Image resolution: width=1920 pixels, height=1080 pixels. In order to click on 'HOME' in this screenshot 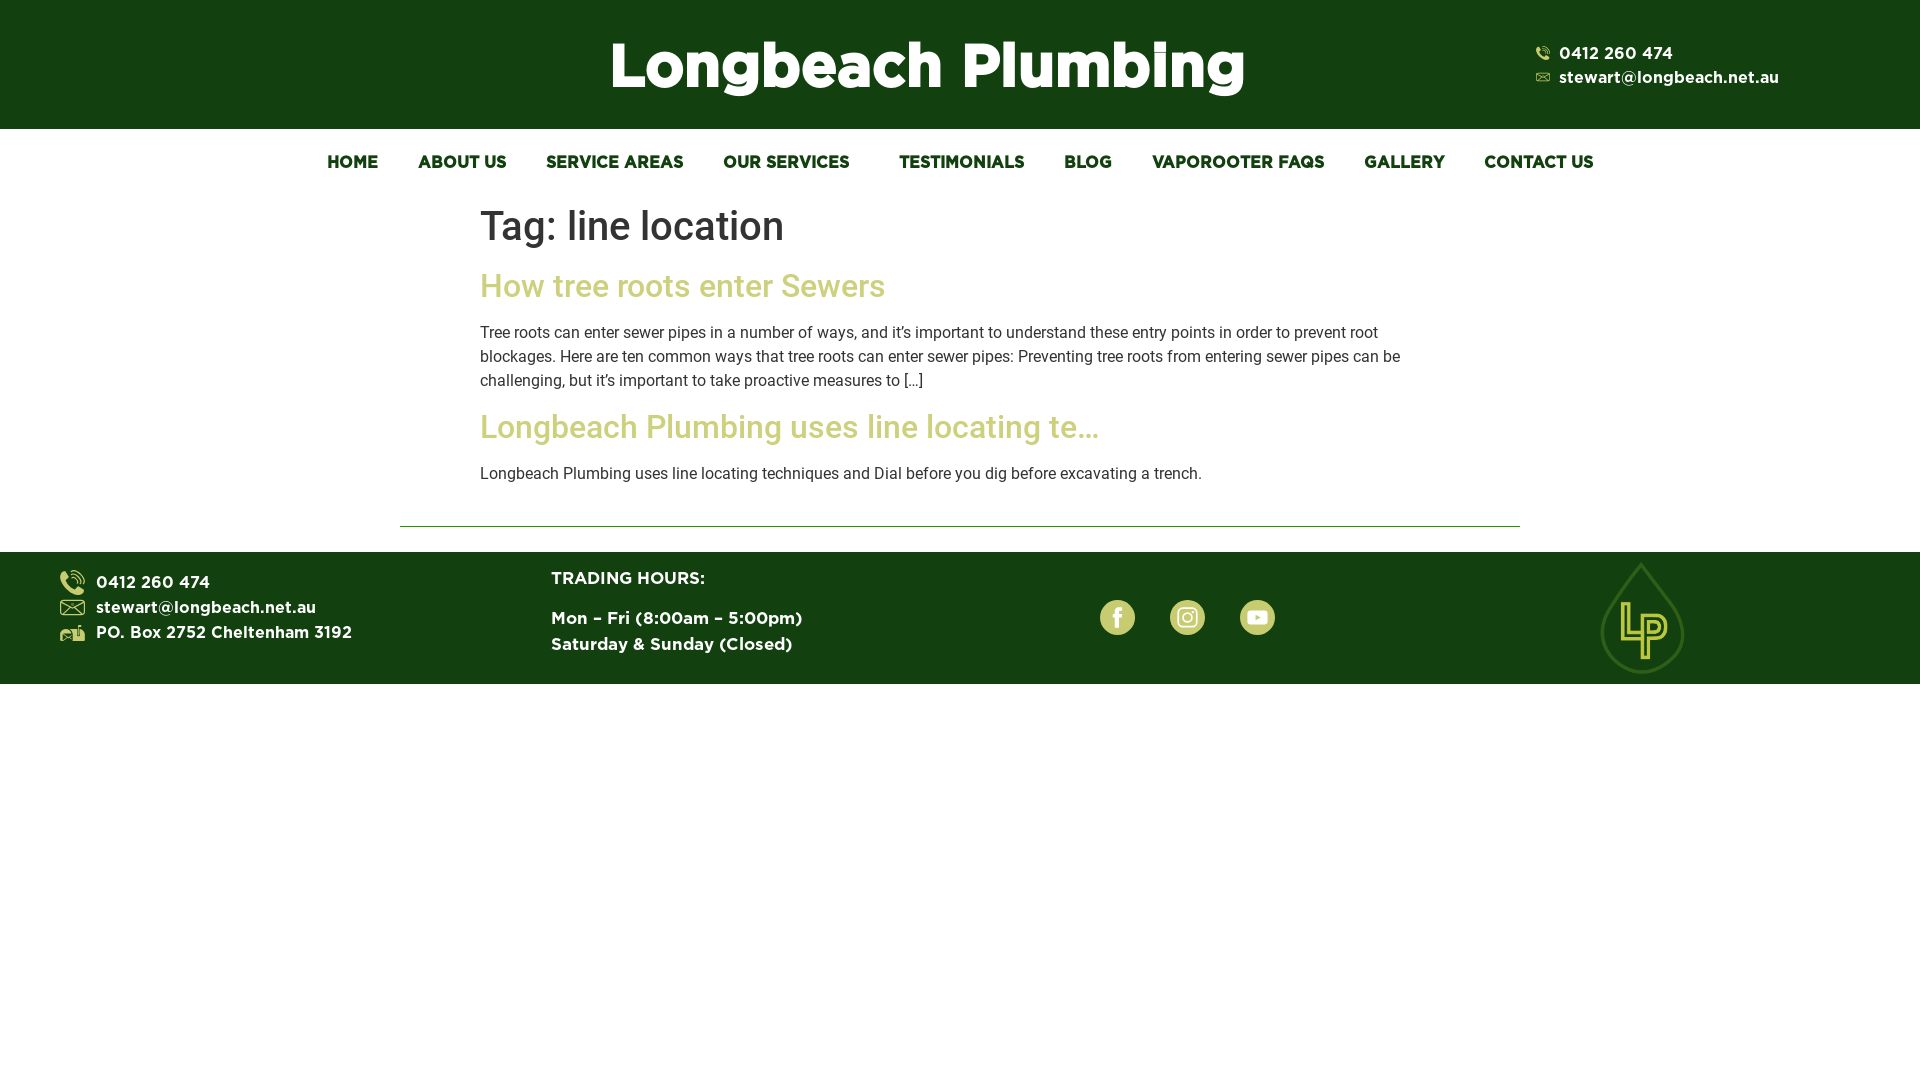, I will do `click(306, 161)`.